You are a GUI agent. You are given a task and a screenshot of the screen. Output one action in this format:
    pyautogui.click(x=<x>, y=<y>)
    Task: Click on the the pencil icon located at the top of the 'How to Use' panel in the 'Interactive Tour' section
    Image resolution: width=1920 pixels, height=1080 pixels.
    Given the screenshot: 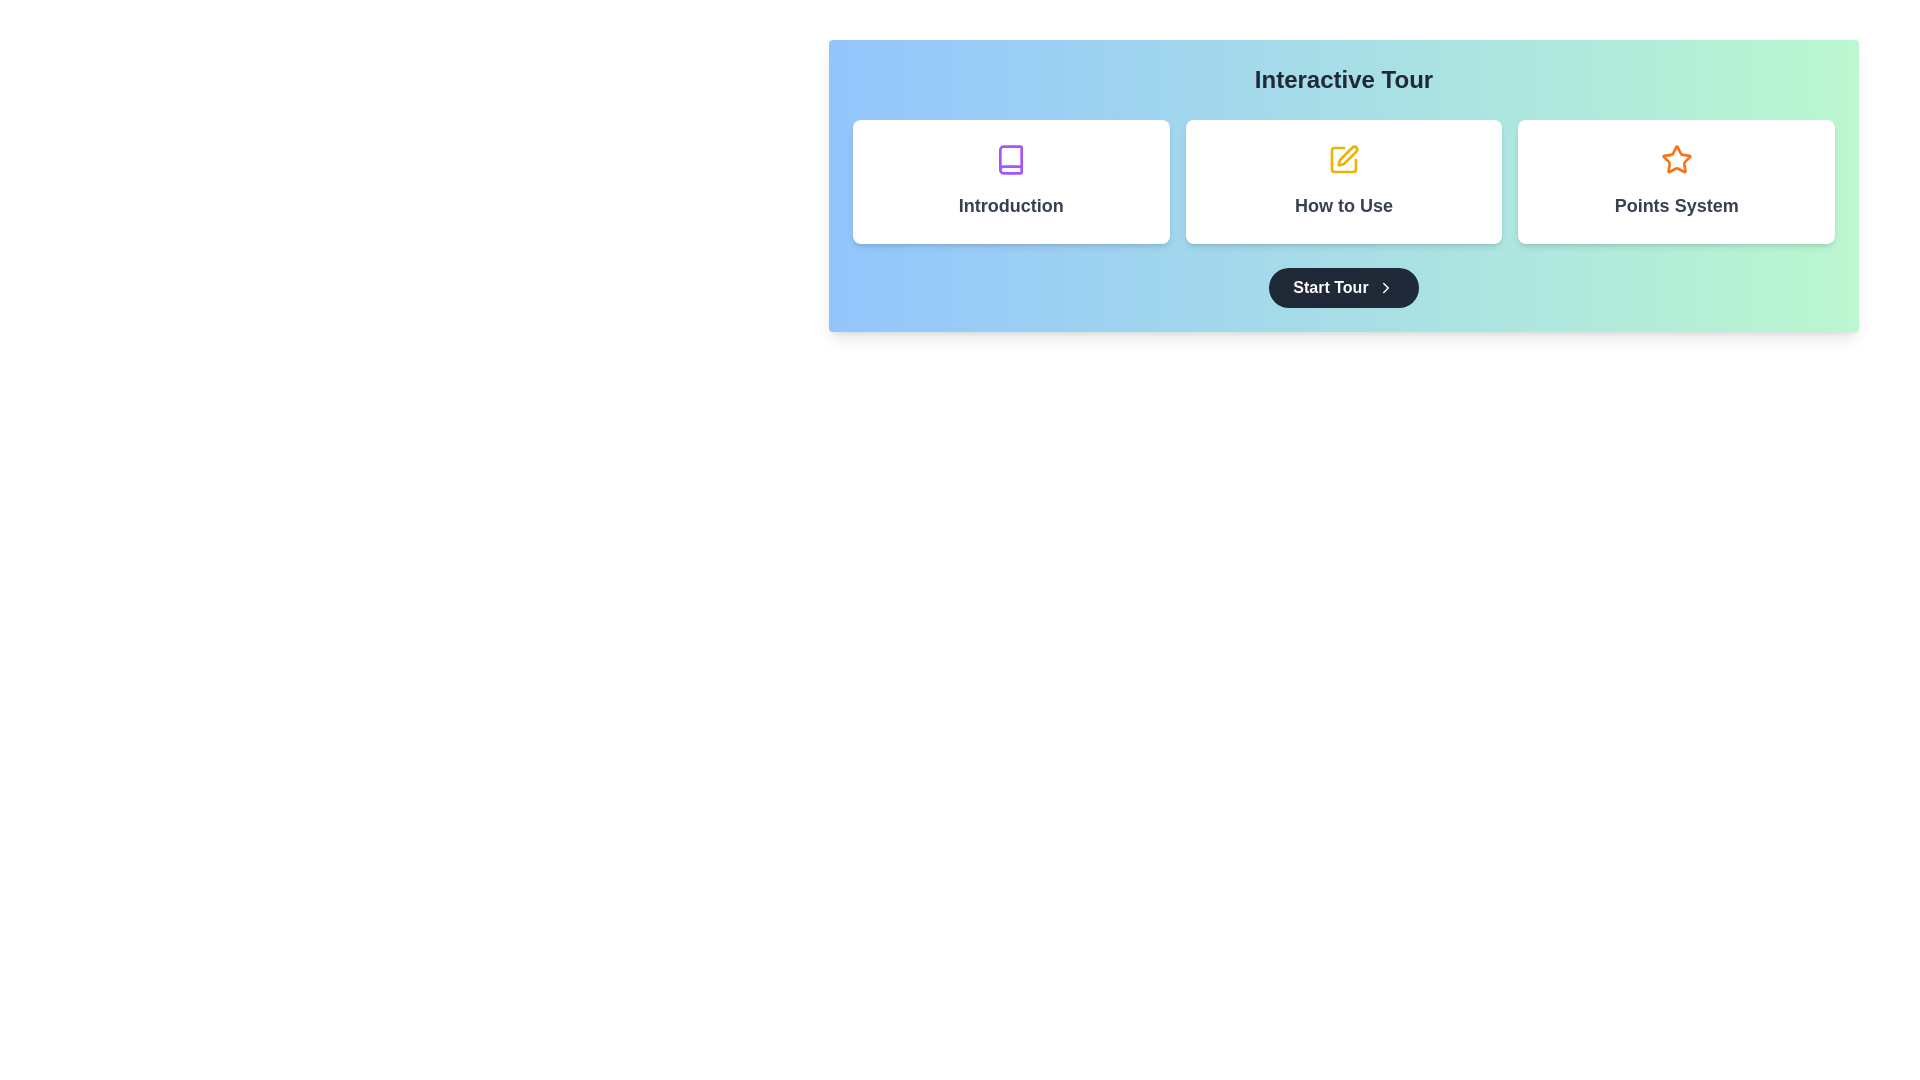 What is the action you would take?
    pyautogui.click(x=1344, y=158)
    